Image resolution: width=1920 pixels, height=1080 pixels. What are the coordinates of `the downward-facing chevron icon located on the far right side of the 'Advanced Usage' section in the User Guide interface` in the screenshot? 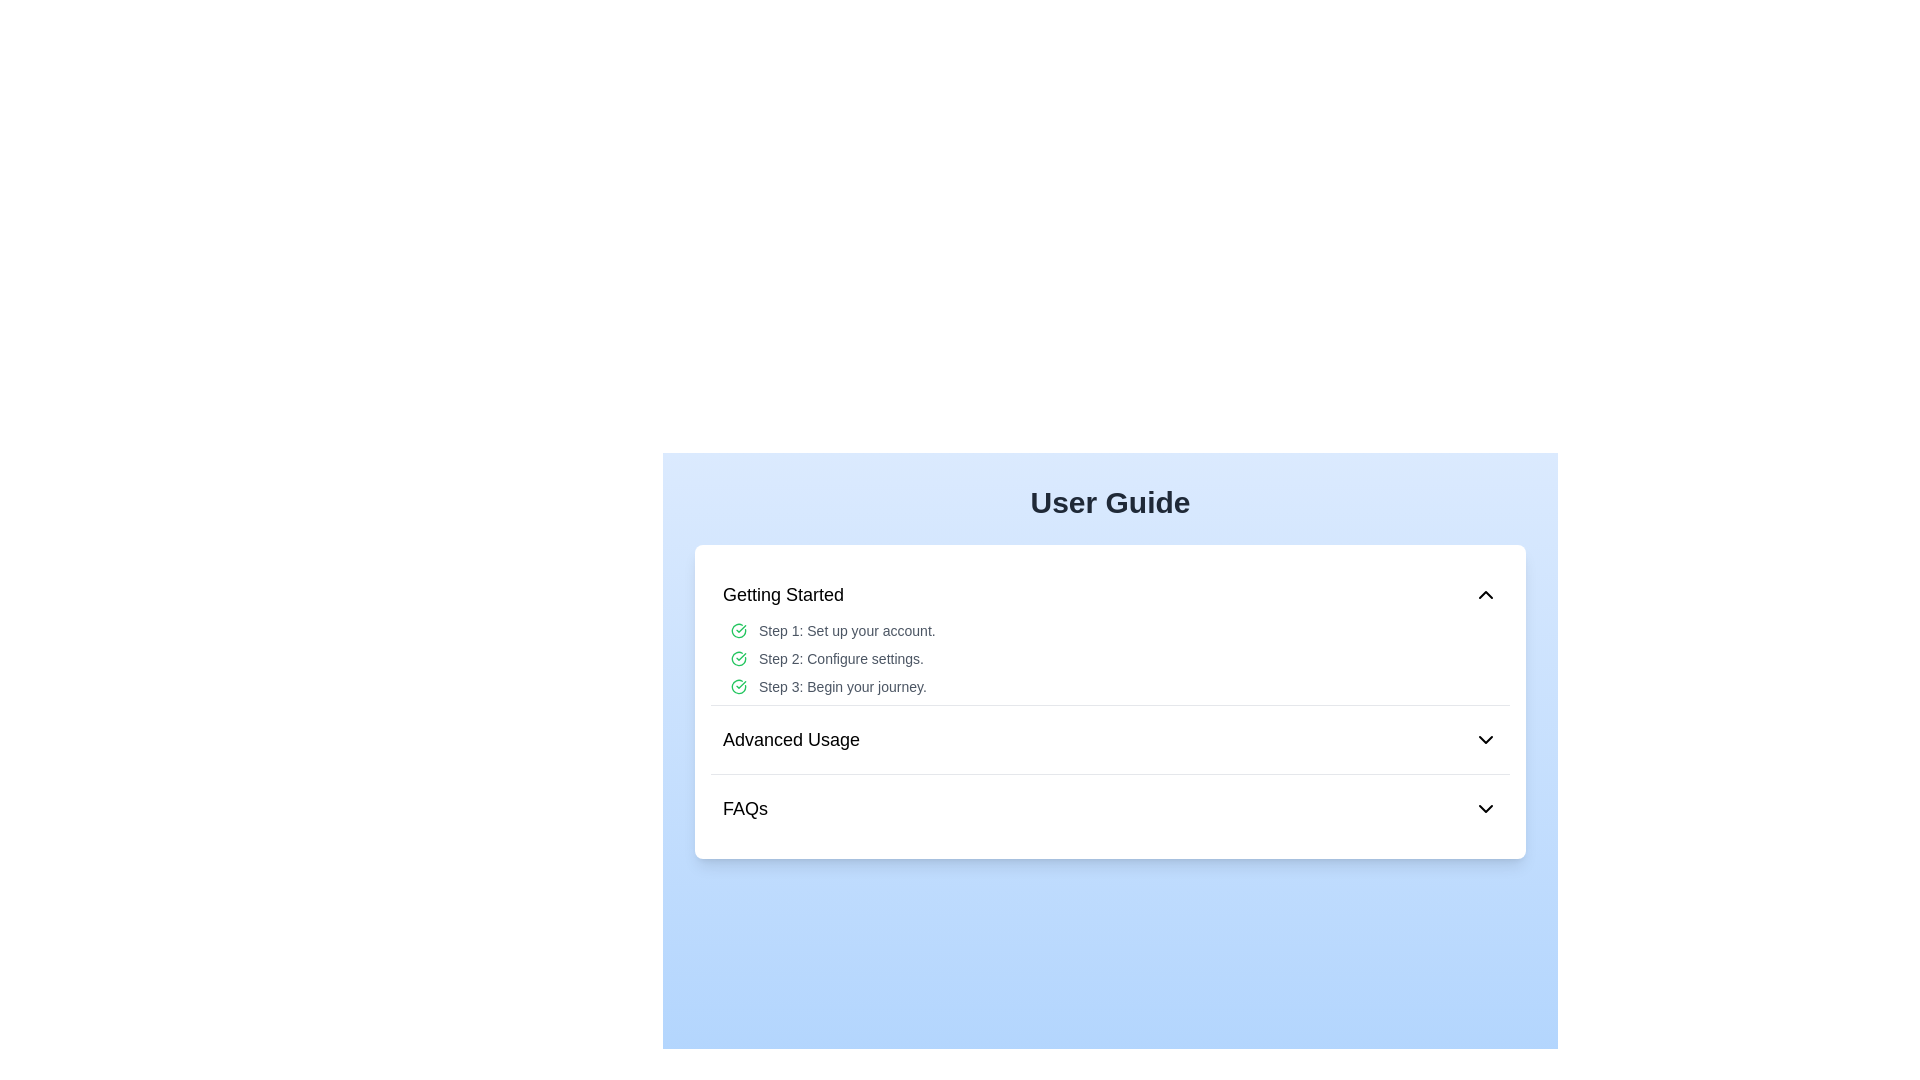 It's located at (1486, 740).